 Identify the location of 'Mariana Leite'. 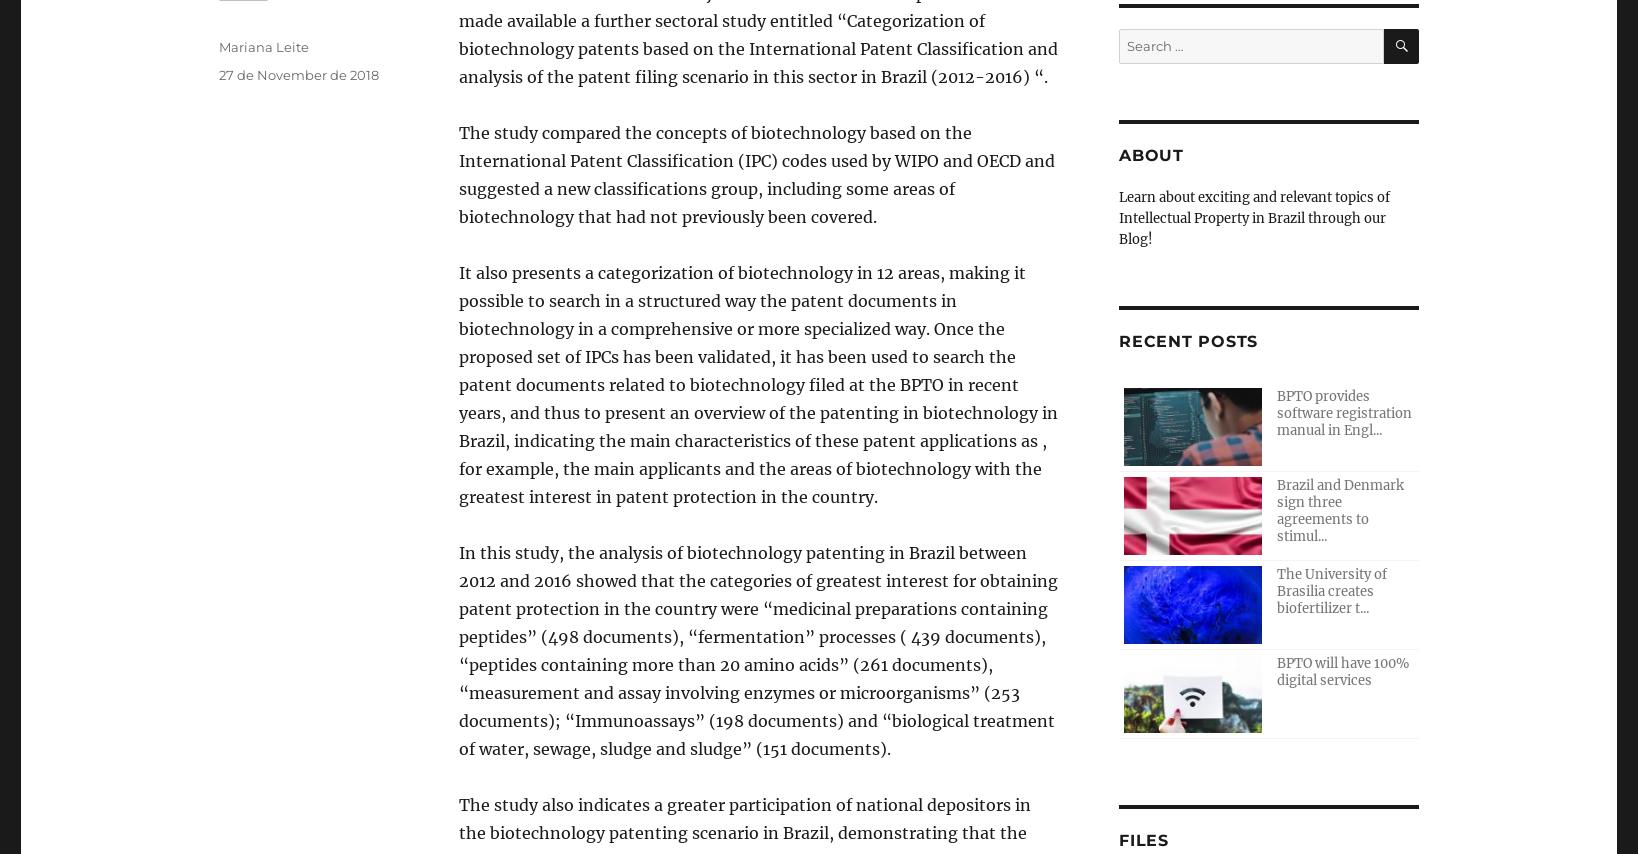
(263, 46).